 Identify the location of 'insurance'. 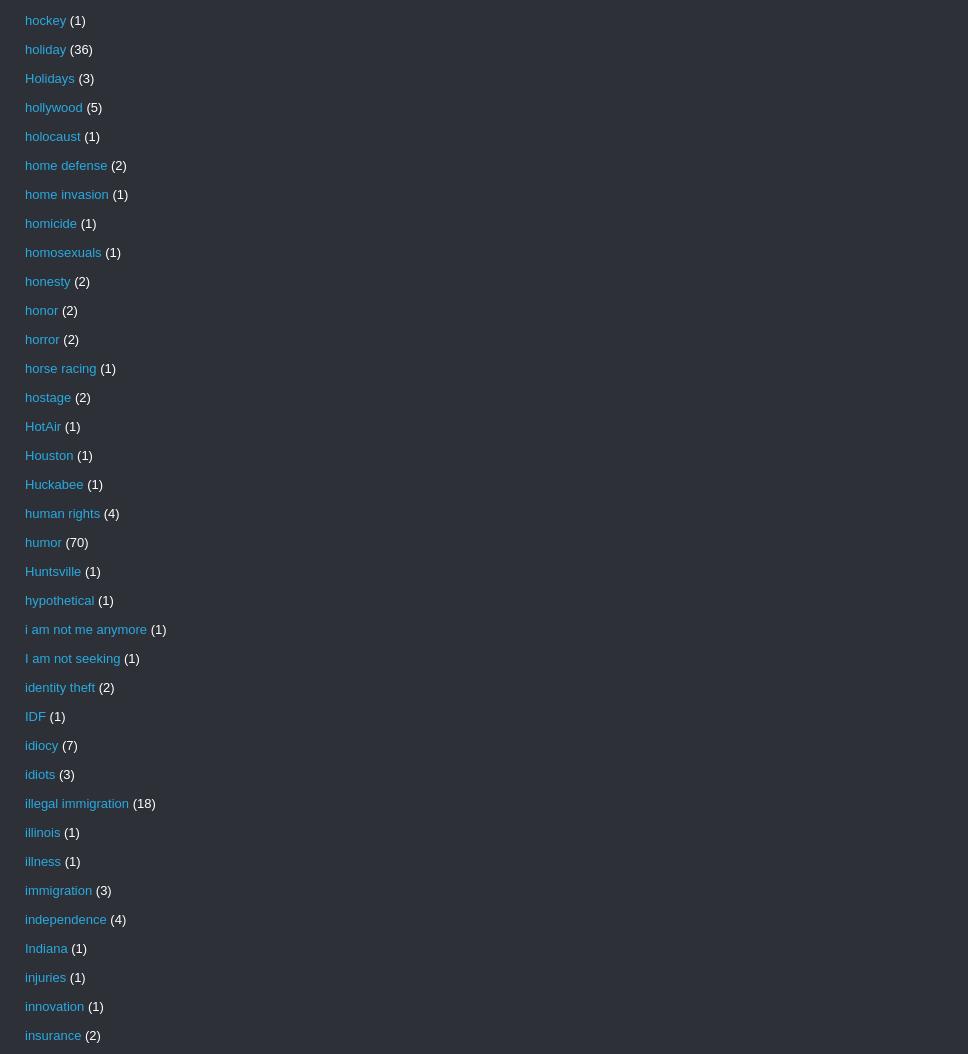
(24, 1034).